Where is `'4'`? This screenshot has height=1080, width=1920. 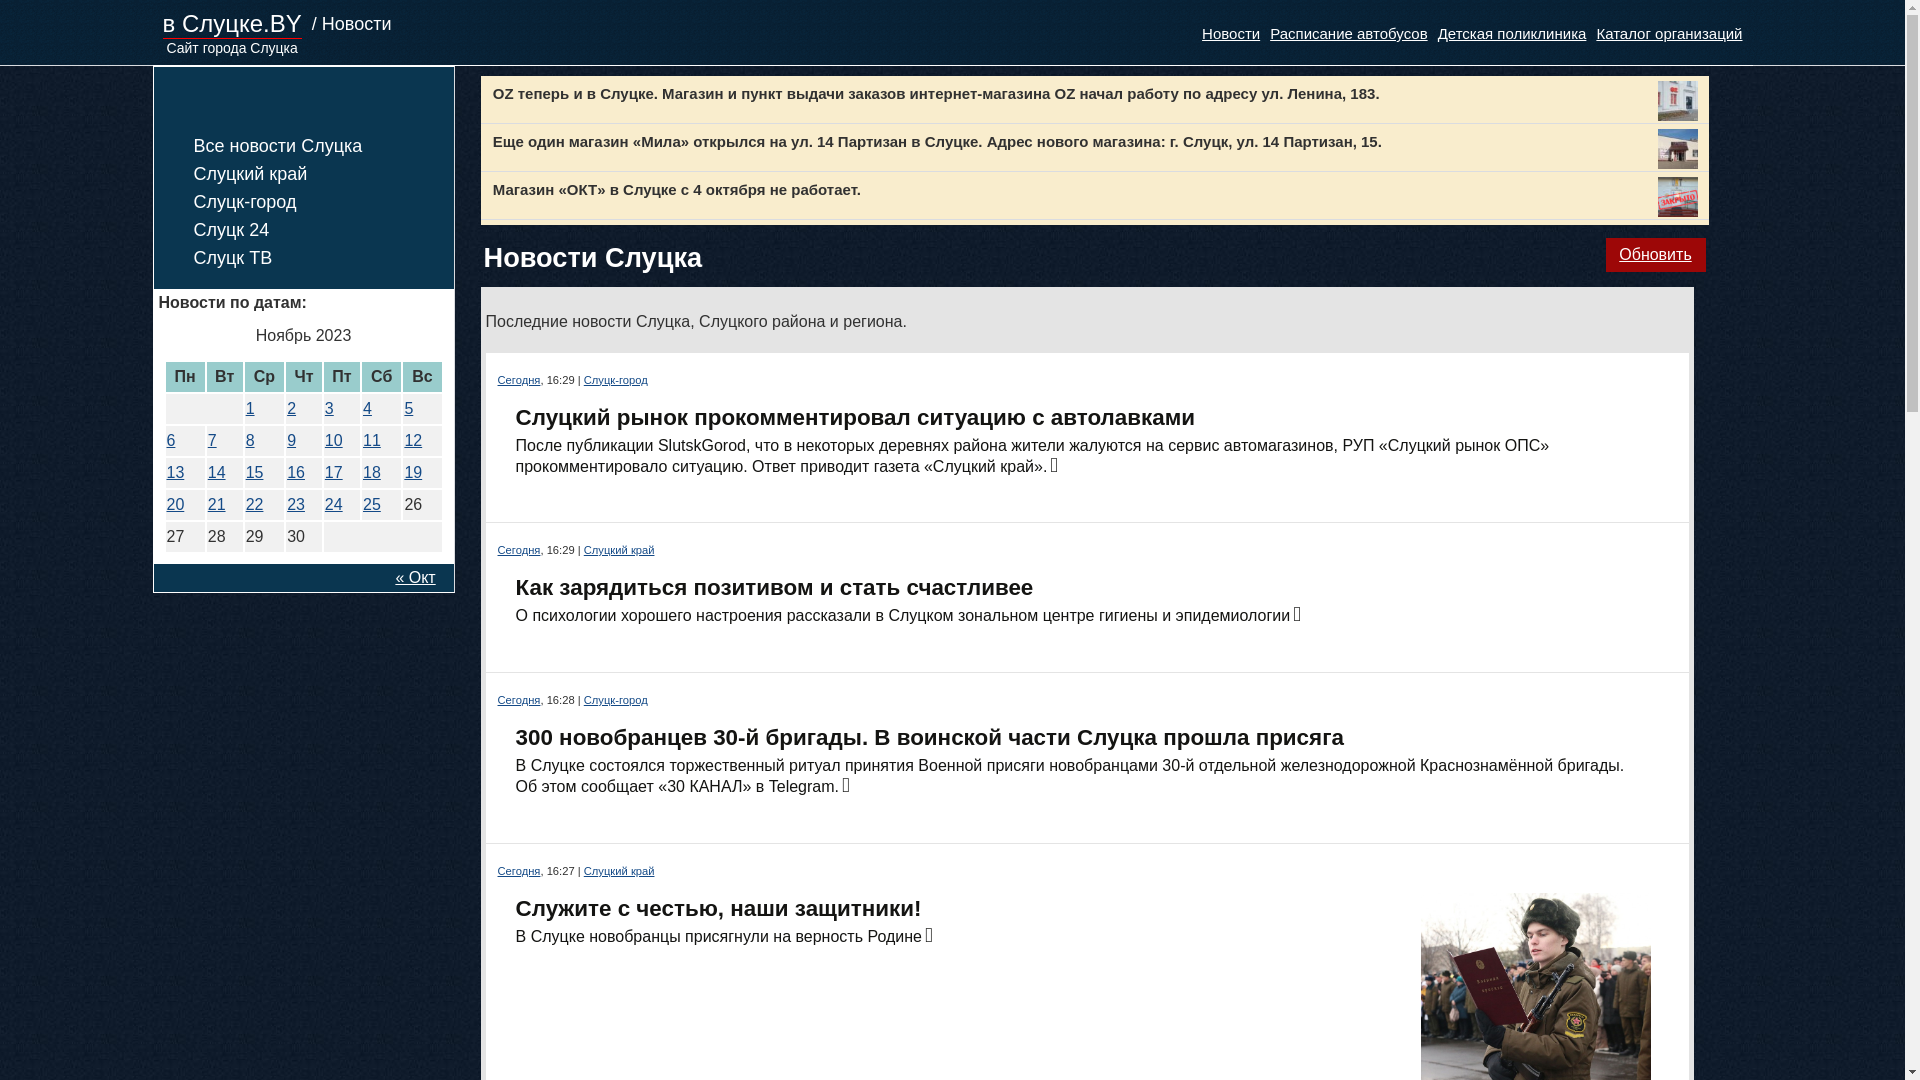
'4' is located at coordinates (367, 407).